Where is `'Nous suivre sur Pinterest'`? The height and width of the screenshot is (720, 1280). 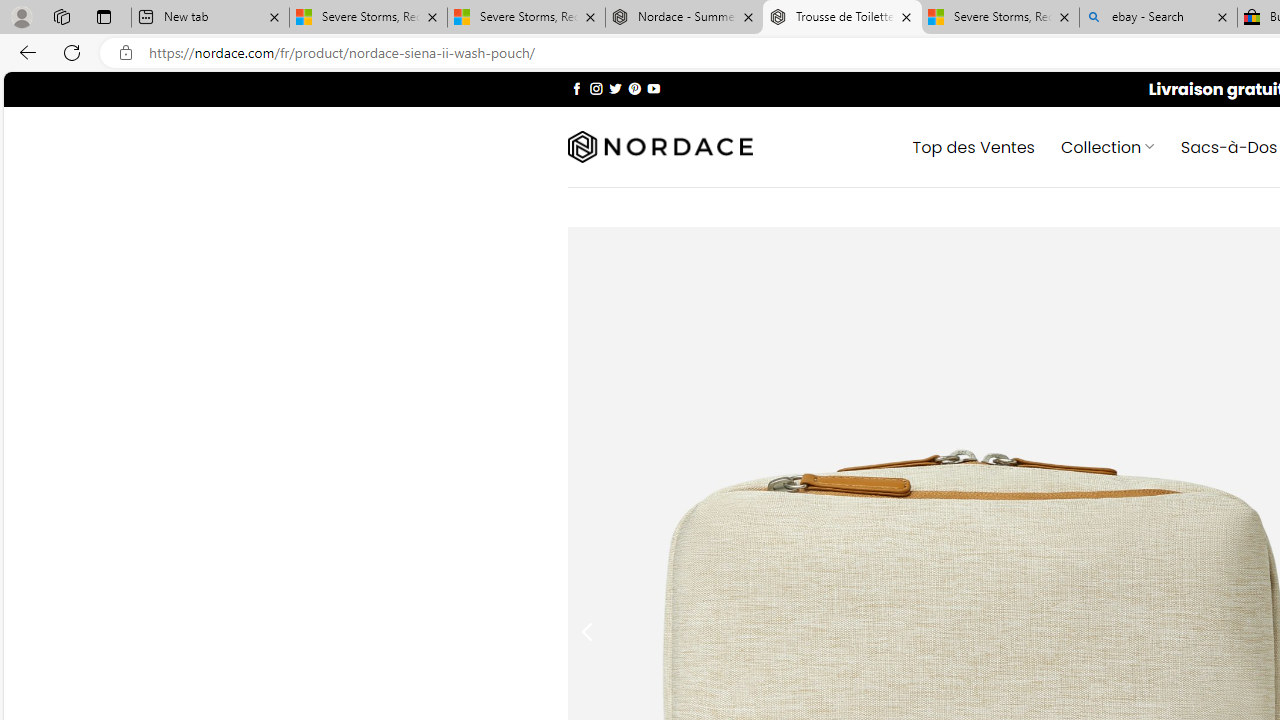
'Nous suivre sur Pinterest' is located at coordinates (633, 87).